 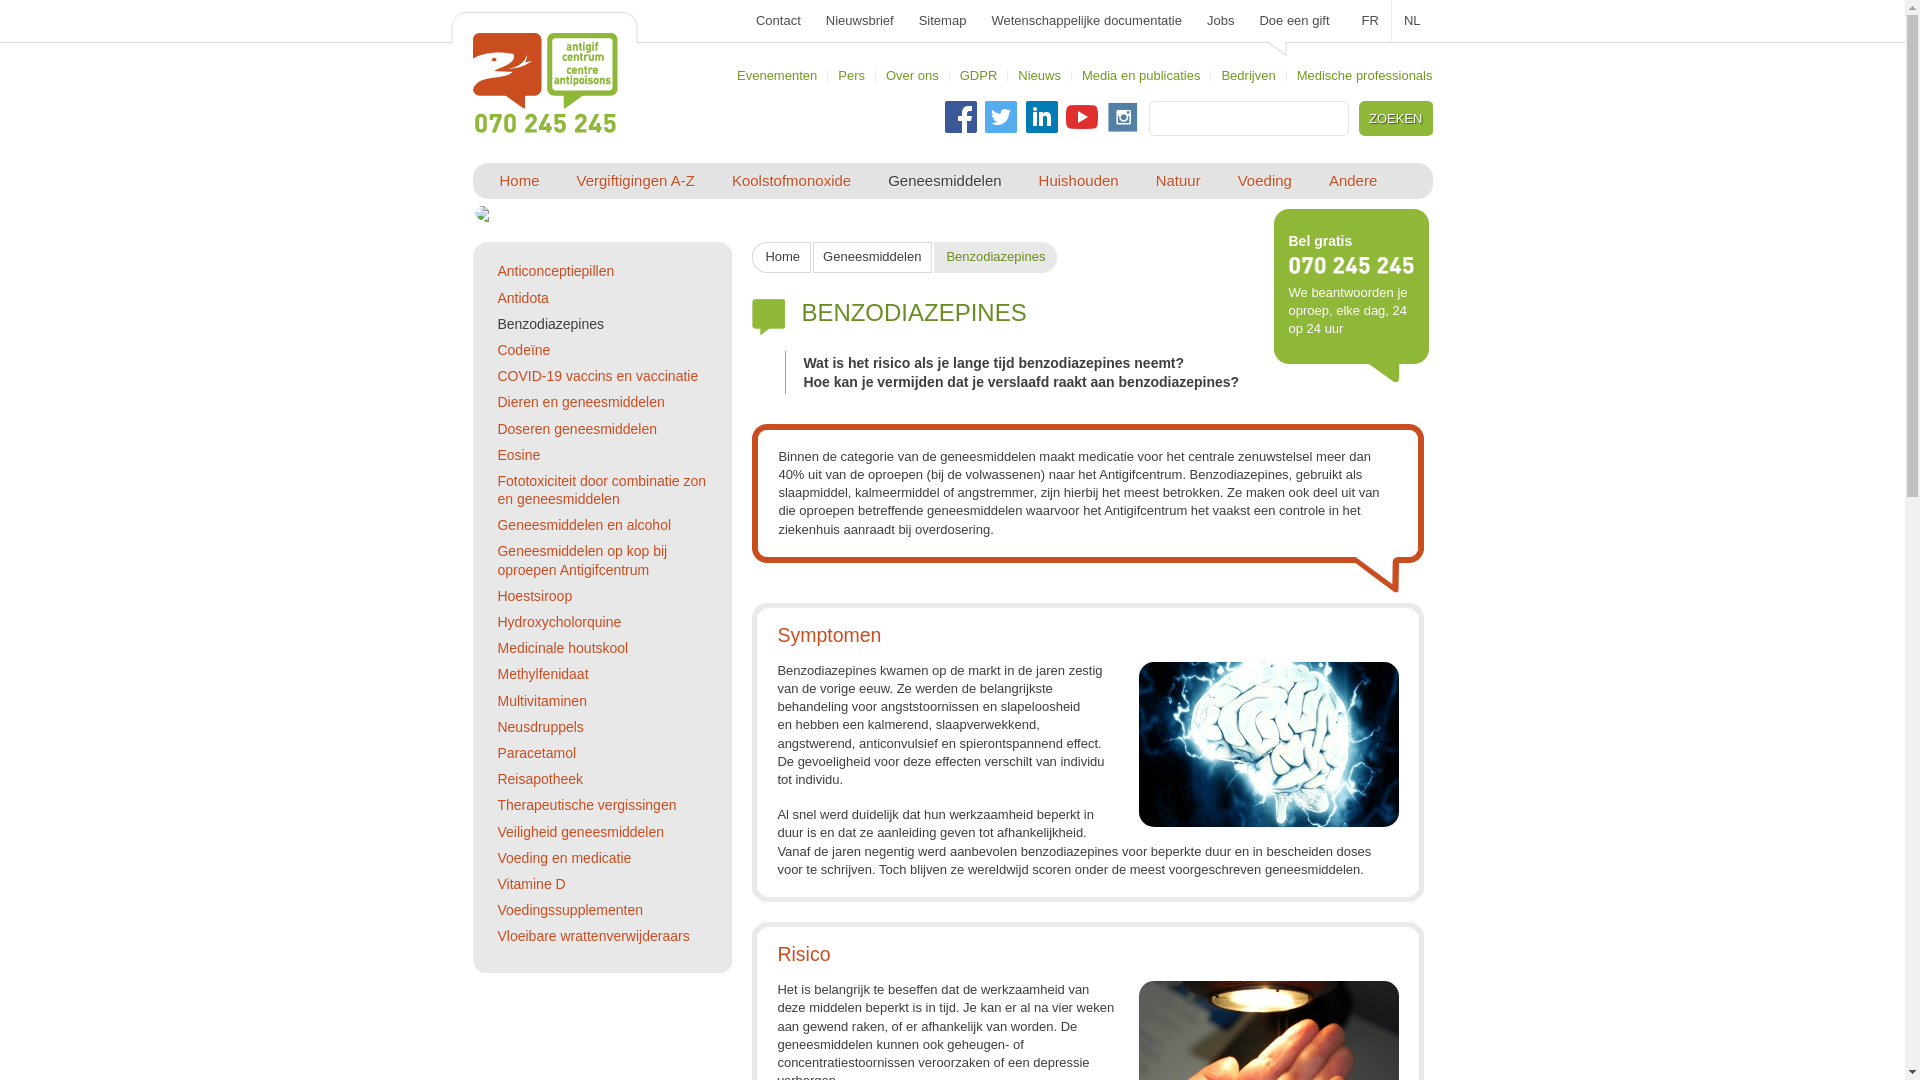 What do you see at coordinates (569, 910) in the screenshot?
I see `'Voedingssupplementen'` at bounding box center [569, 910].